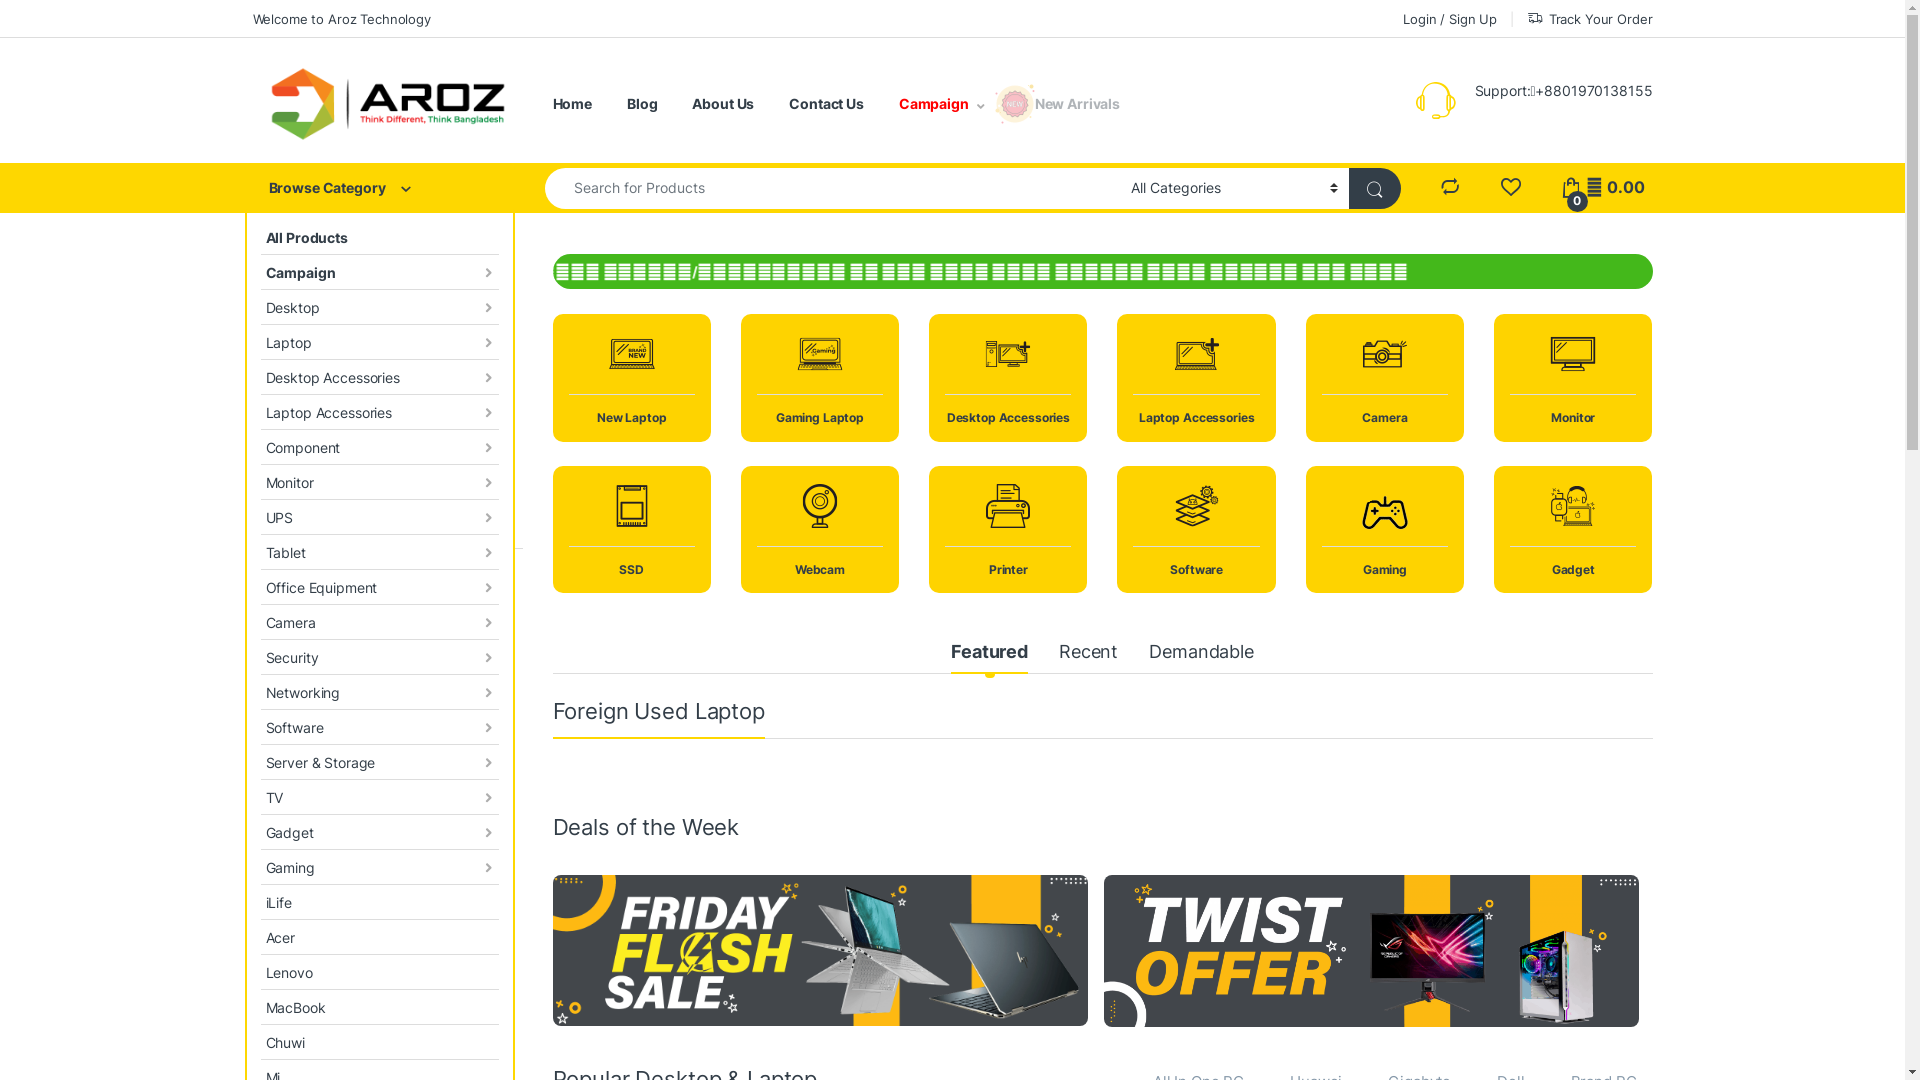 The width and height of the screenshot is (1920, 1080). What do you see at coordinates (258, 446) in the screenshot?
I see `'Component'` at bounding box center [258, 446].